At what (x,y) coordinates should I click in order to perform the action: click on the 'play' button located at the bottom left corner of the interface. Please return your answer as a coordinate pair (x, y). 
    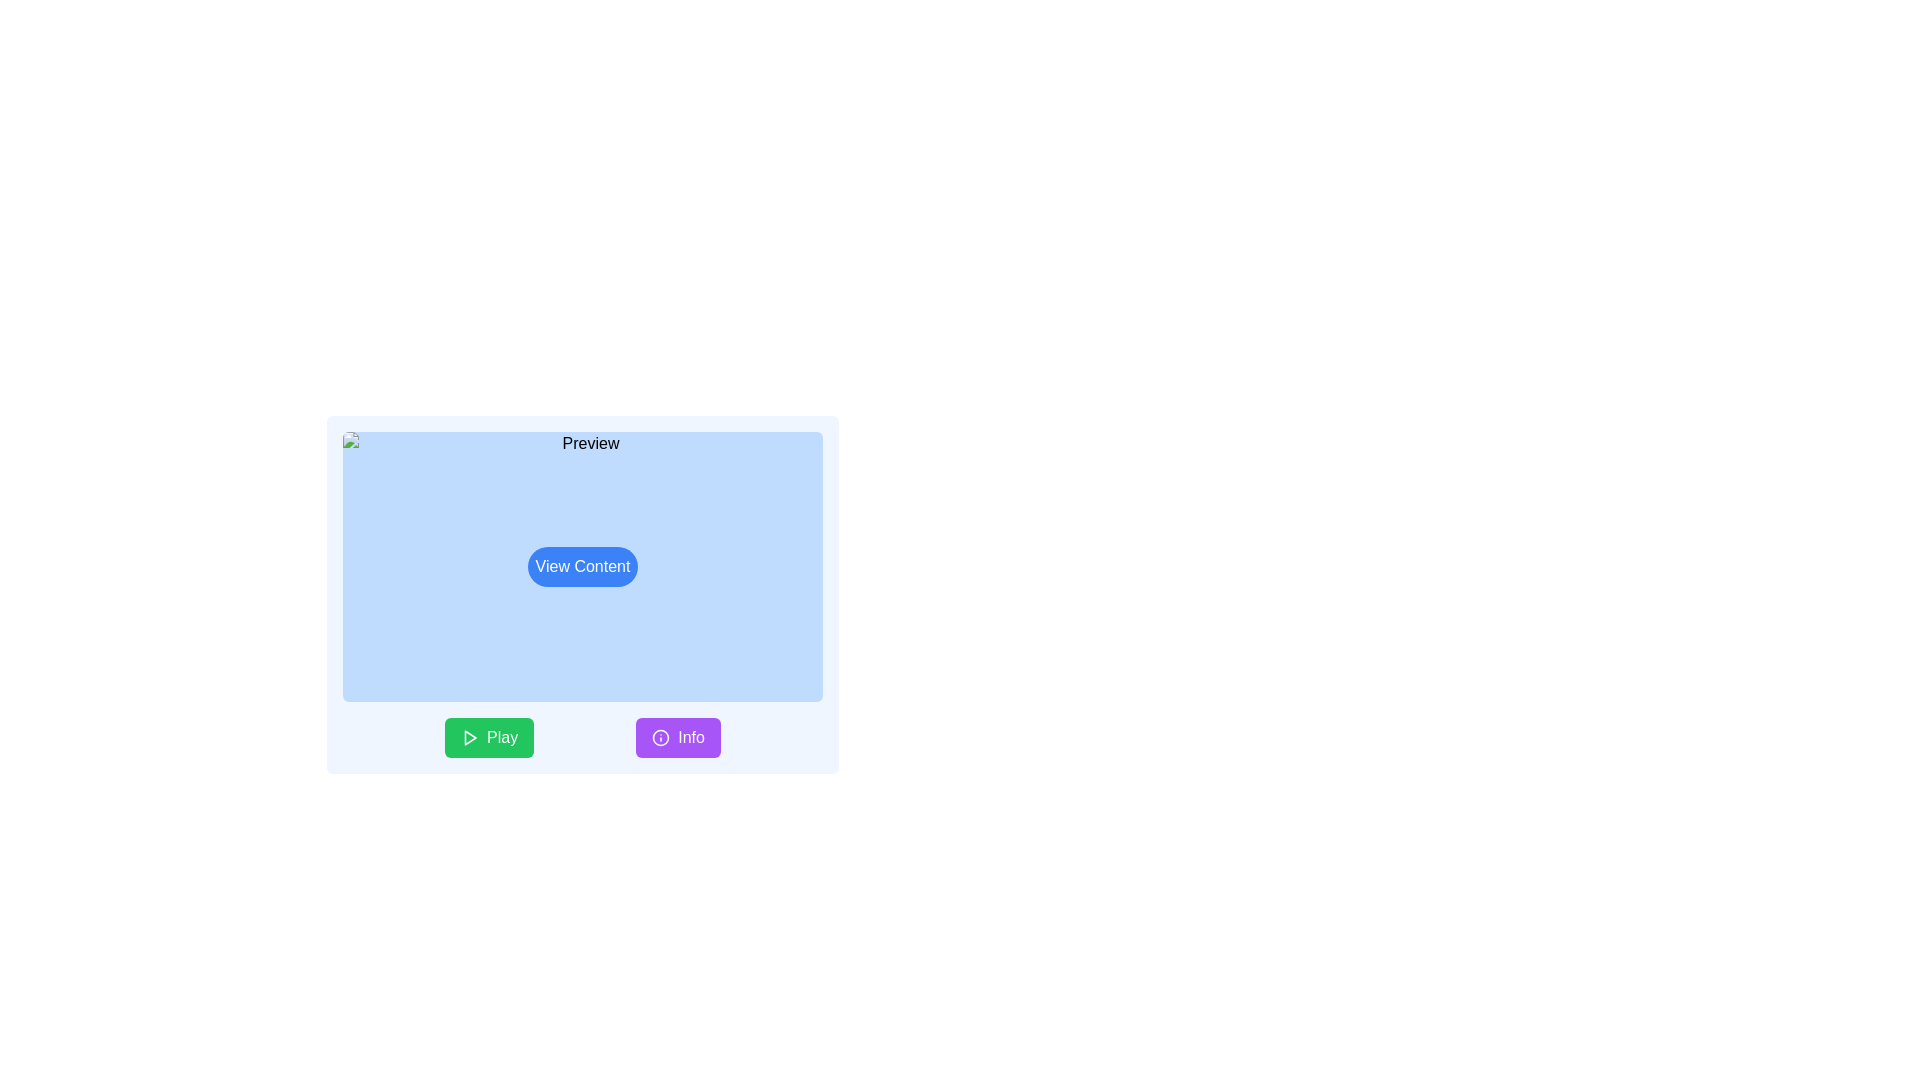
    Looking at the image, I should click on (489, 737).